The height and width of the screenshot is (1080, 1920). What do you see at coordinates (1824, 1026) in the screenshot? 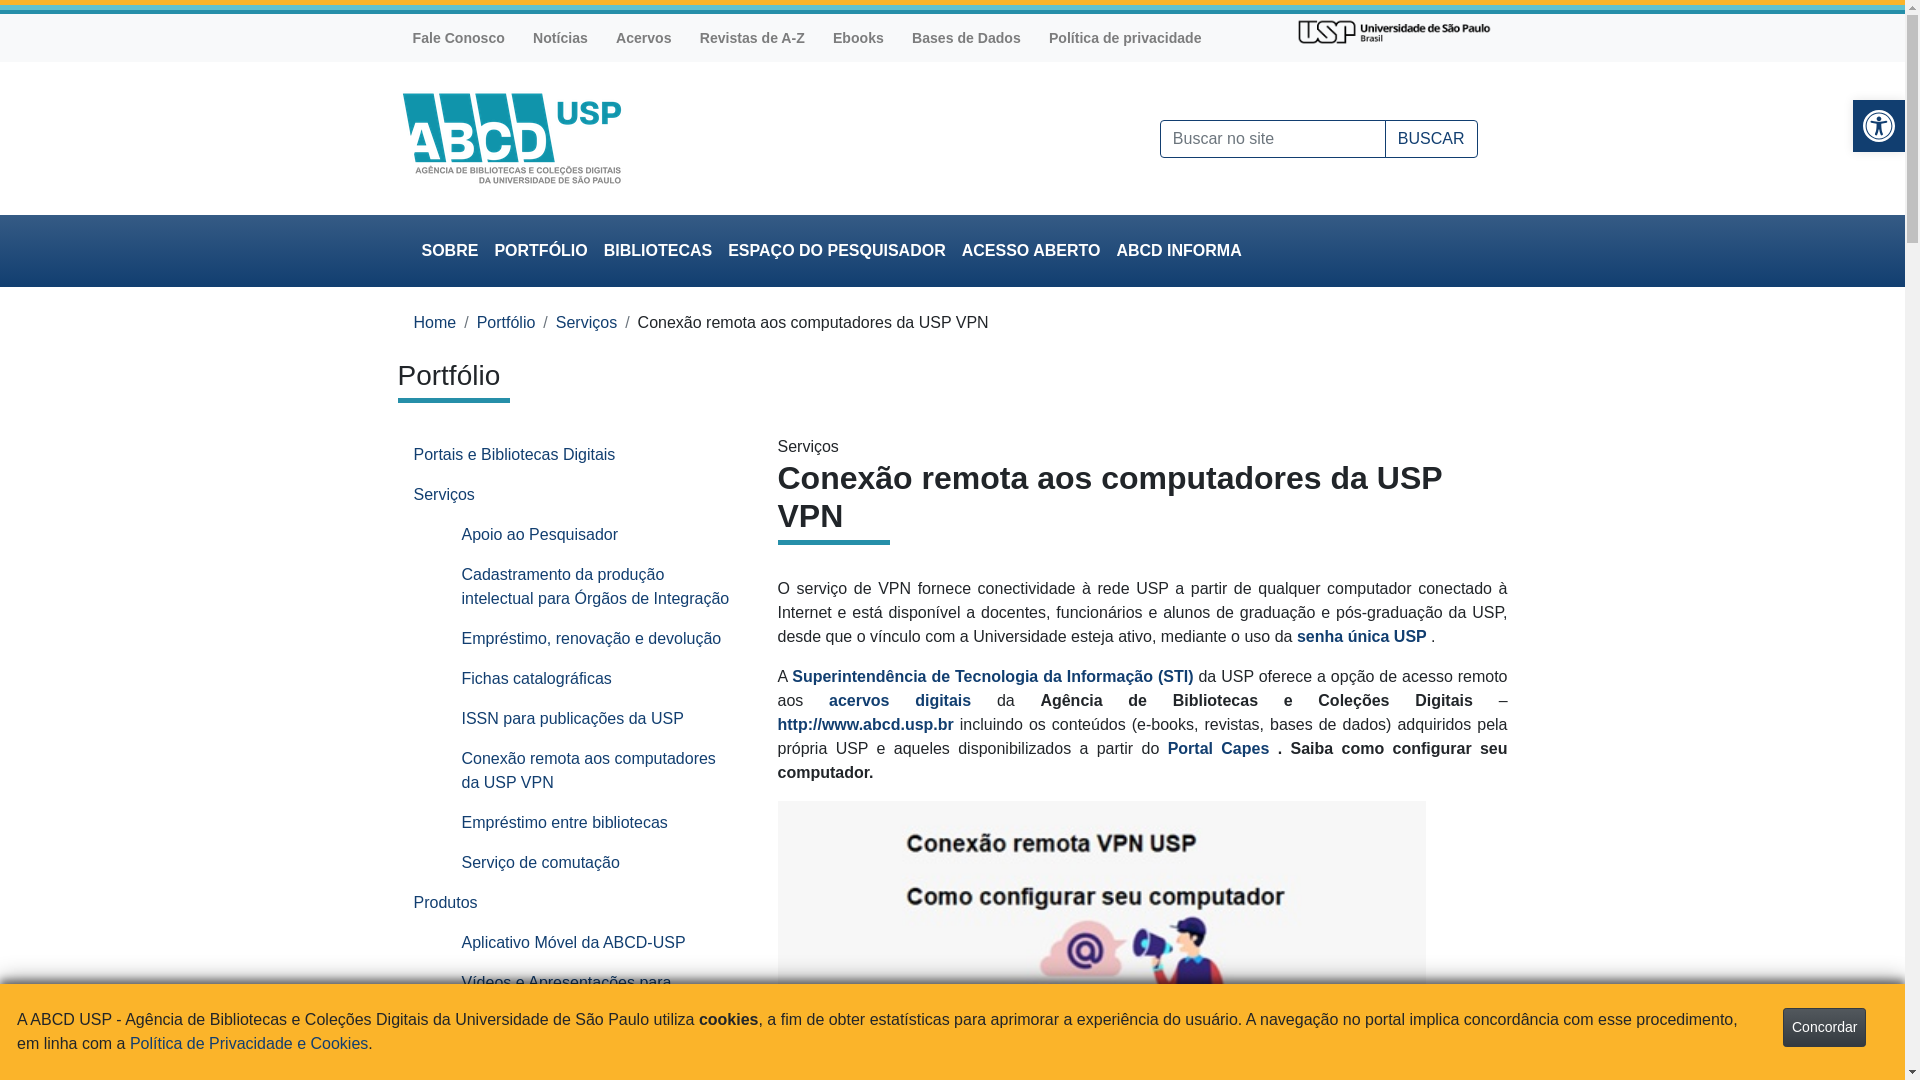
I see `'Concordar'` at bounding box center [1824, 1026].